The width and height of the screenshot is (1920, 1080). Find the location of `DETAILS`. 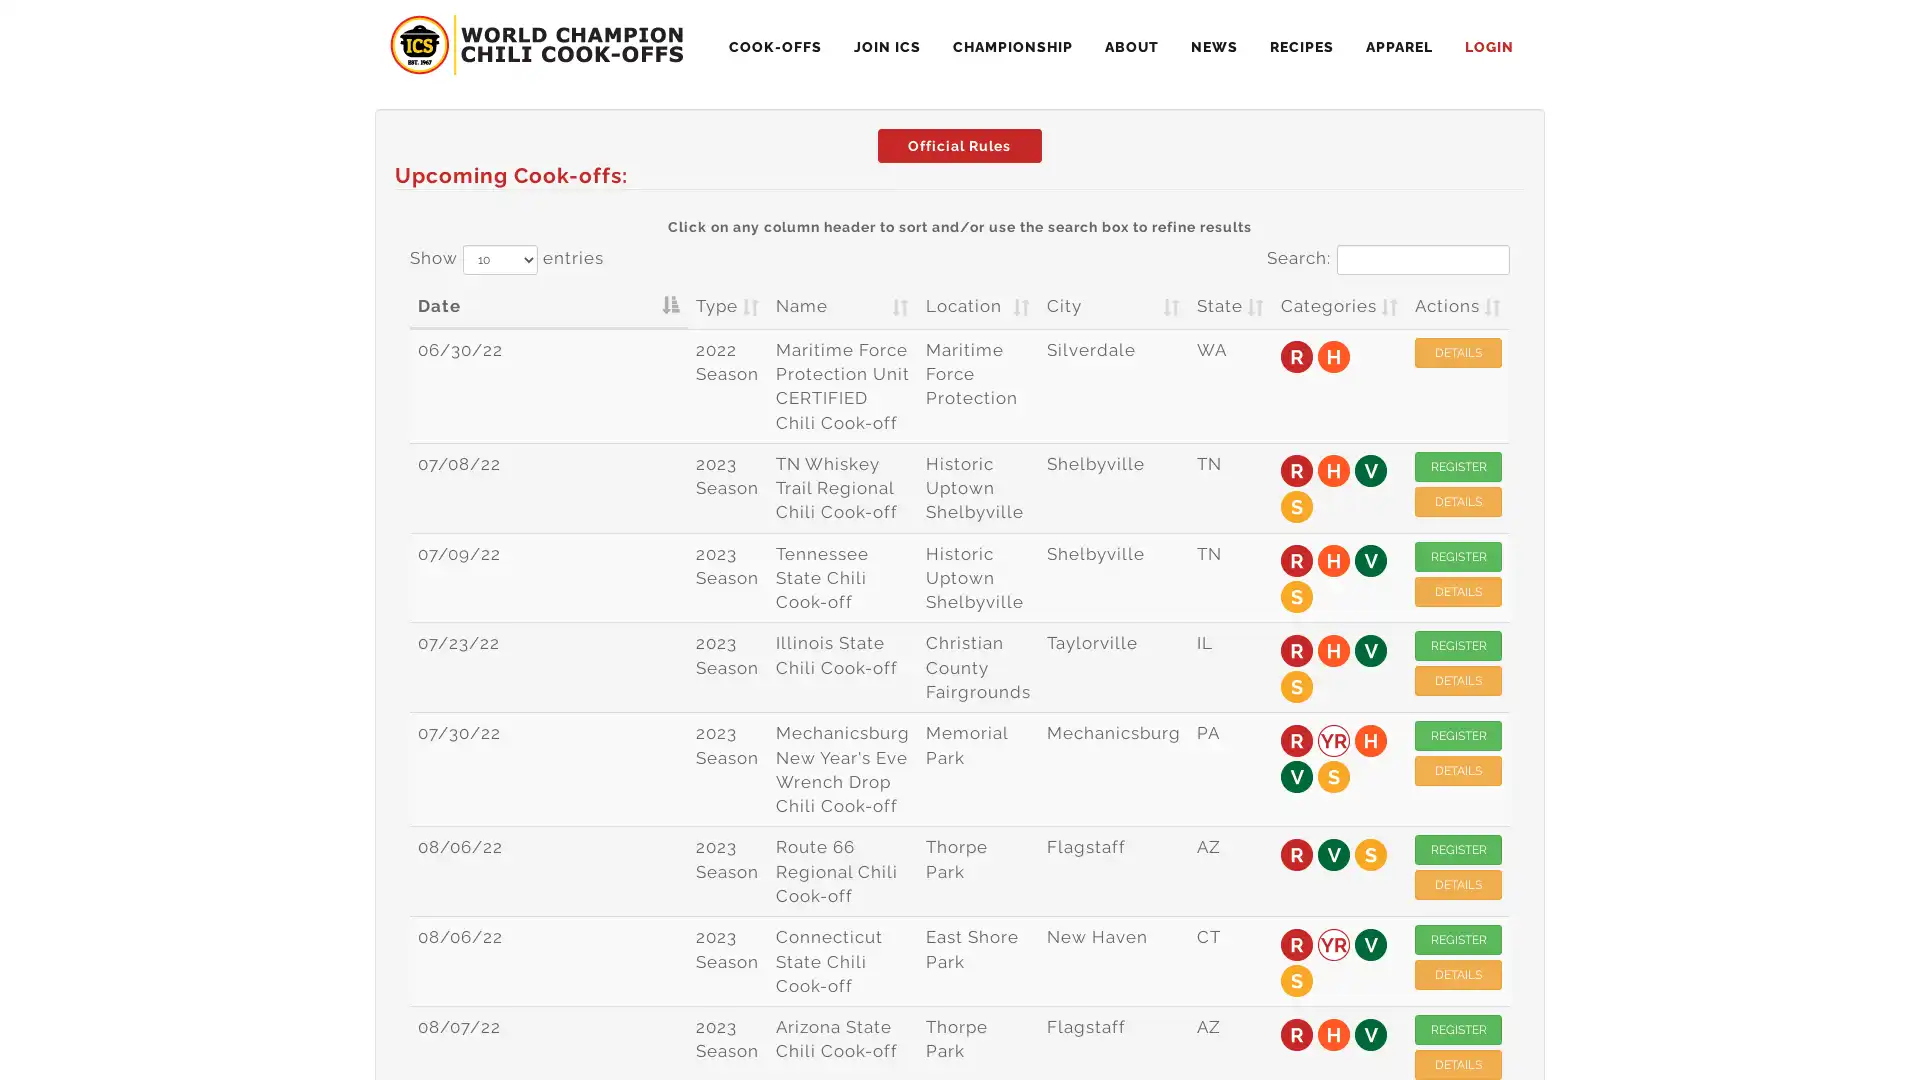

DETAILS is located at coordinates (1458, 350).